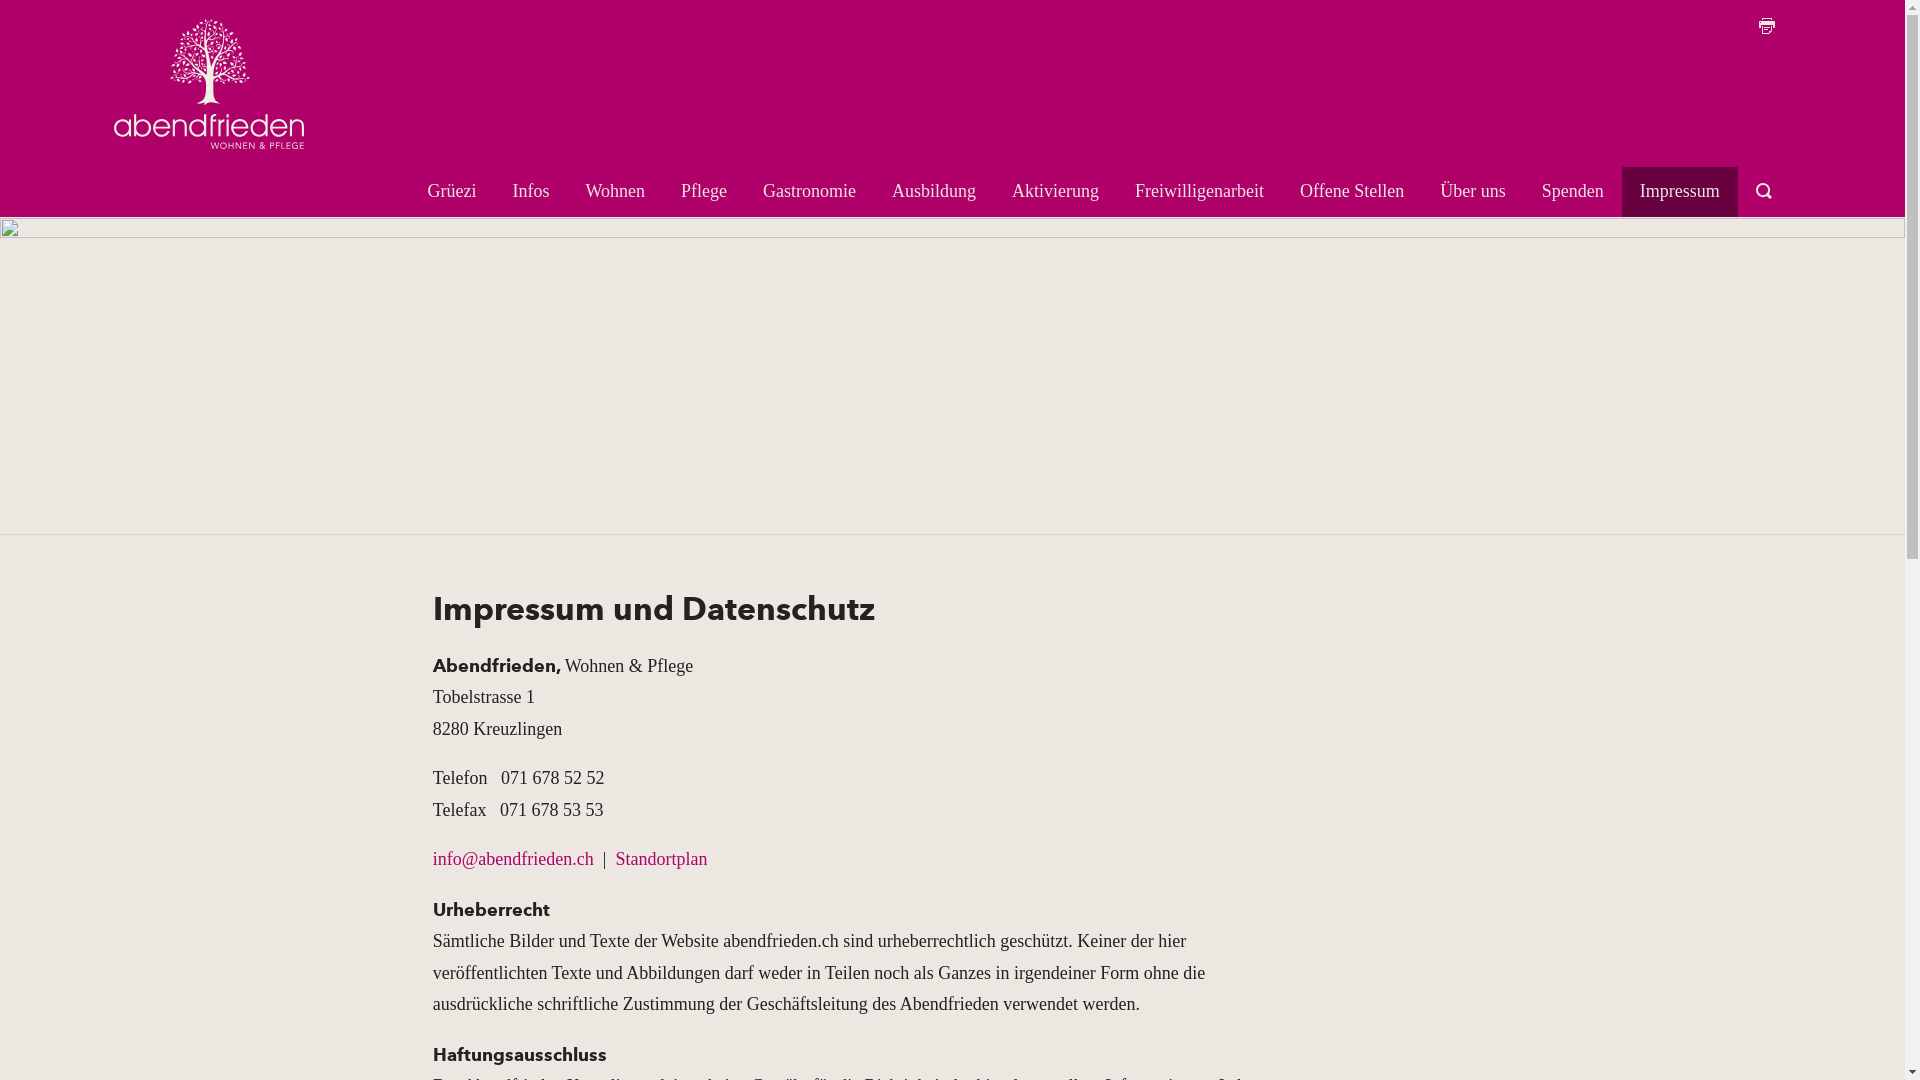 The image size is (1920, 1080). I want to click on 'Offene Stellen', so click(1352, 192).